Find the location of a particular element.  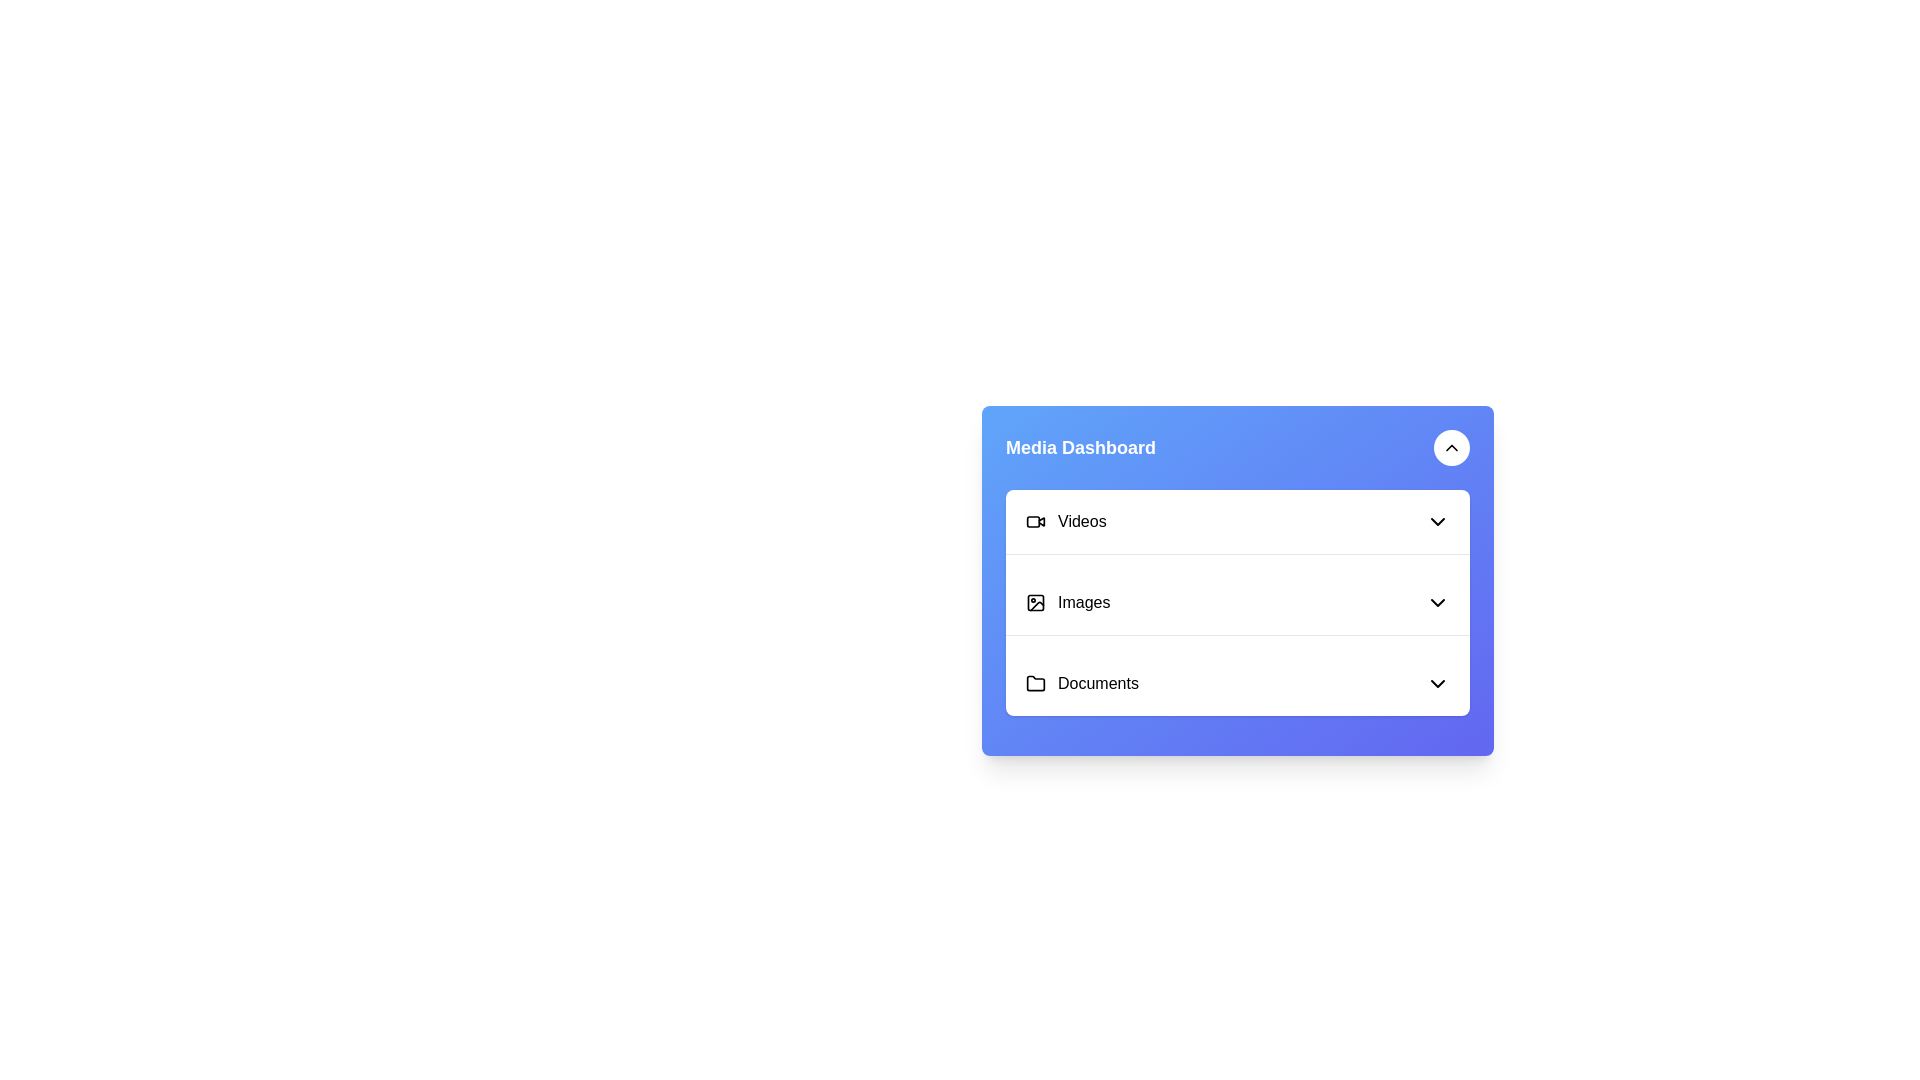

the 'Videos' menu item, which is the topmost element is located at coordinates (1065, 520).